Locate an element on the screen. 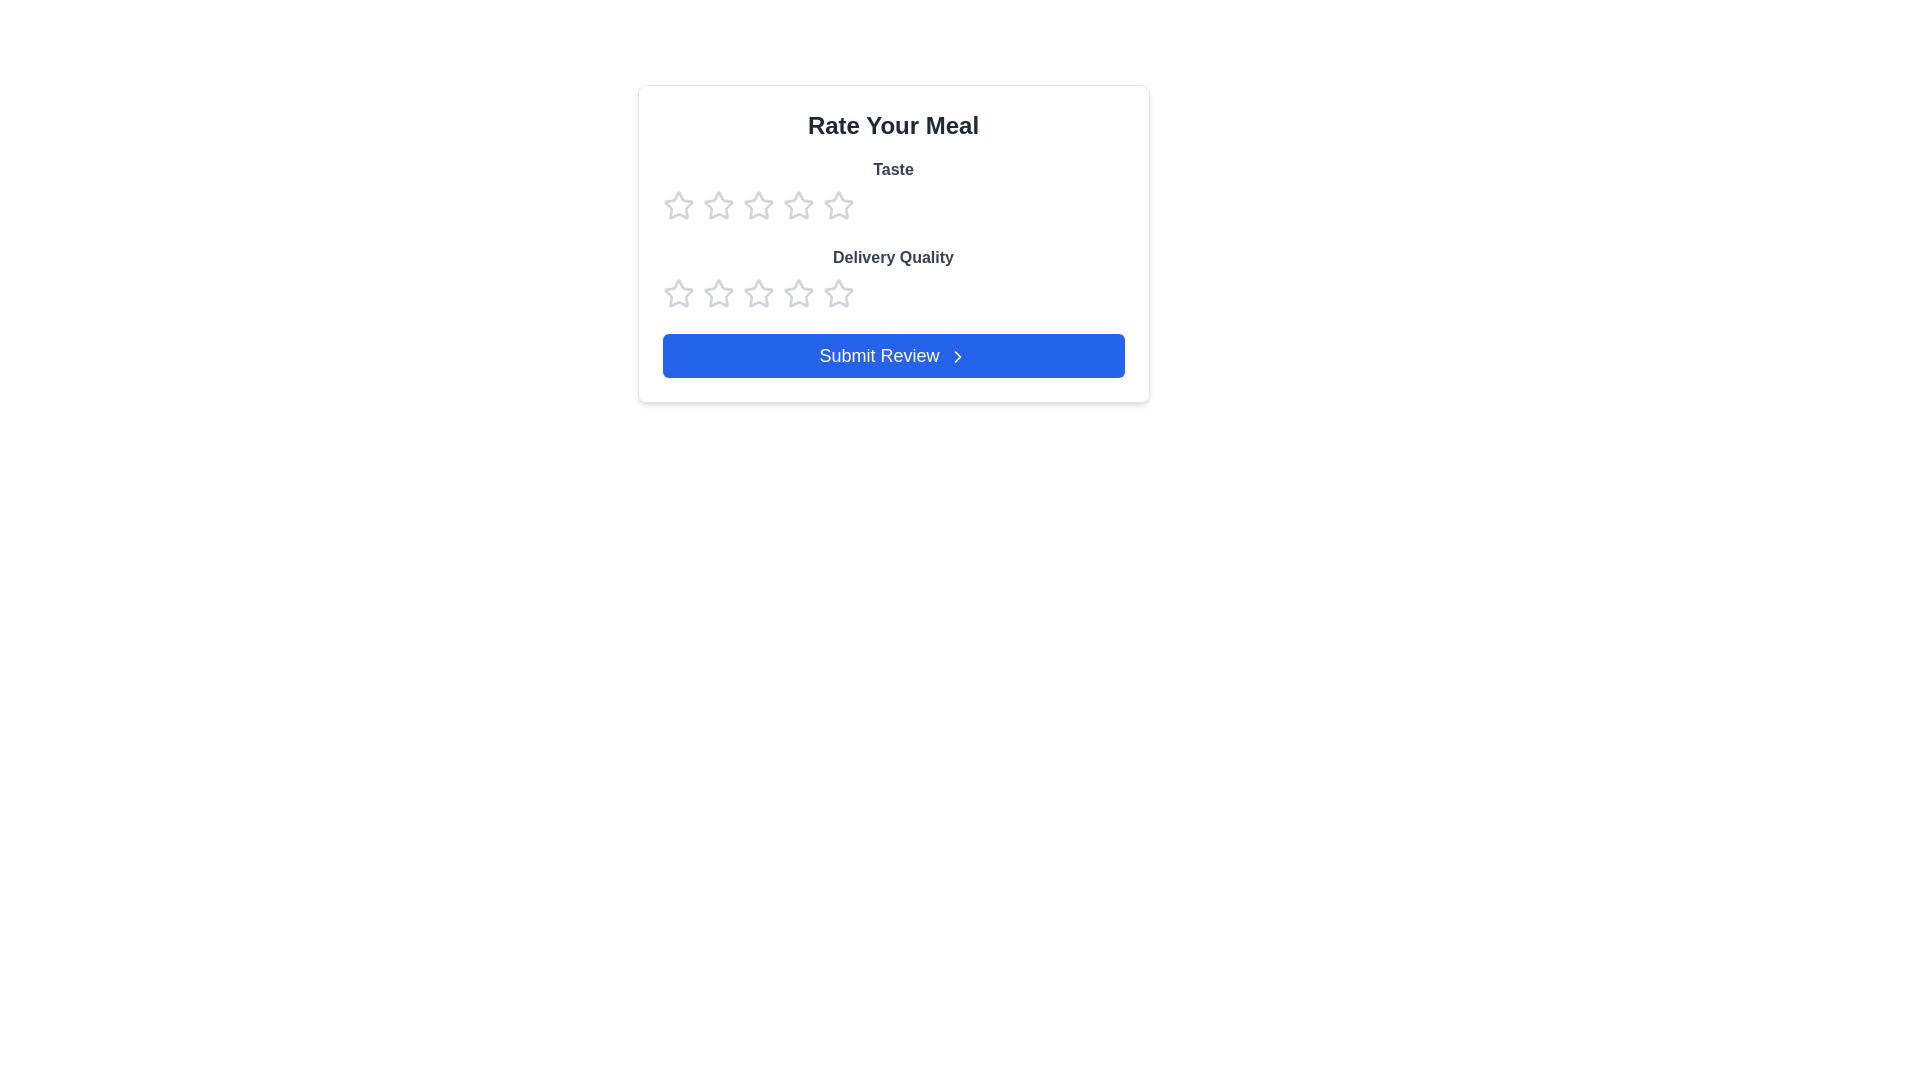 Image resolution: width=1920 pixels, height=1080 pixels. the submission button located beneath the 'Rate Your Meal' section to finalize and submit the review for 'Taste' and 'Delivery Quality' is located at coordinates (892, 354).